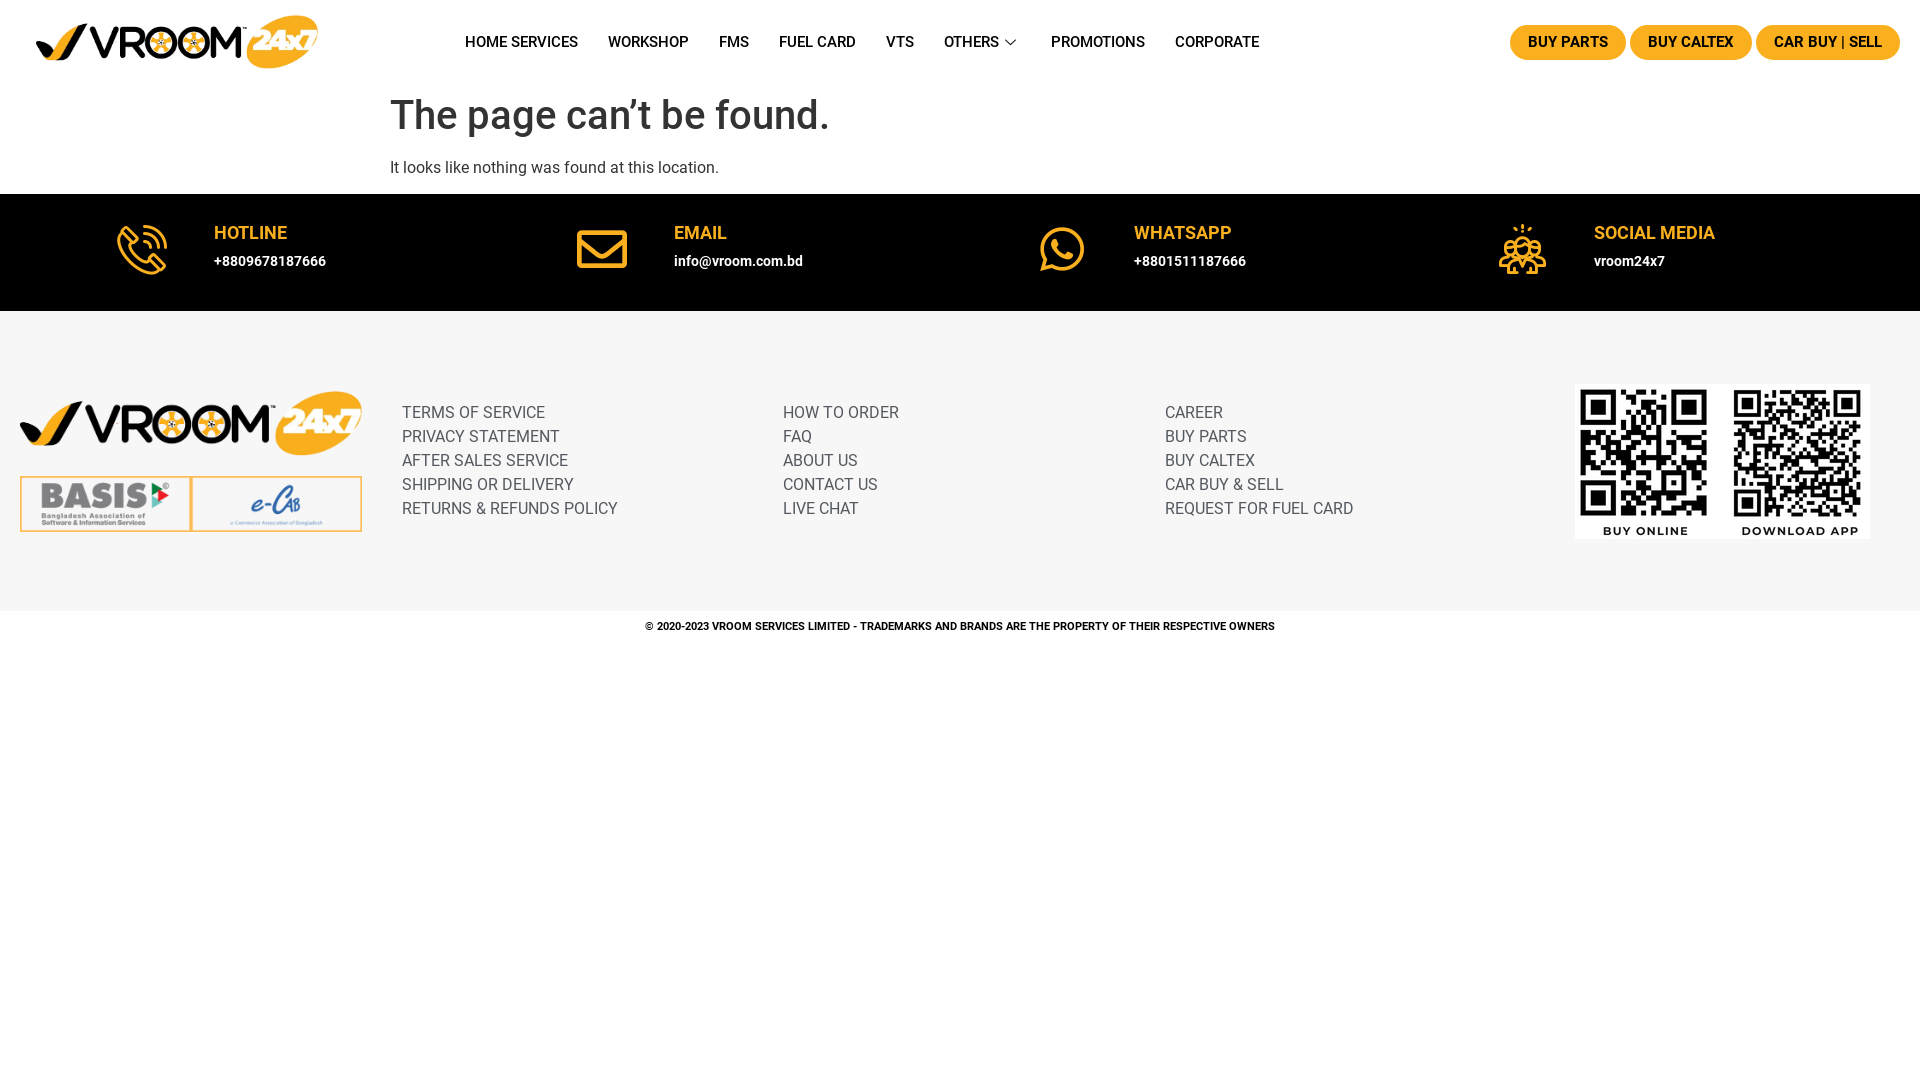 The height and width of the screenshot is (1080, 1920). I want to click on 'FUEL CARD', so click(817, 42).